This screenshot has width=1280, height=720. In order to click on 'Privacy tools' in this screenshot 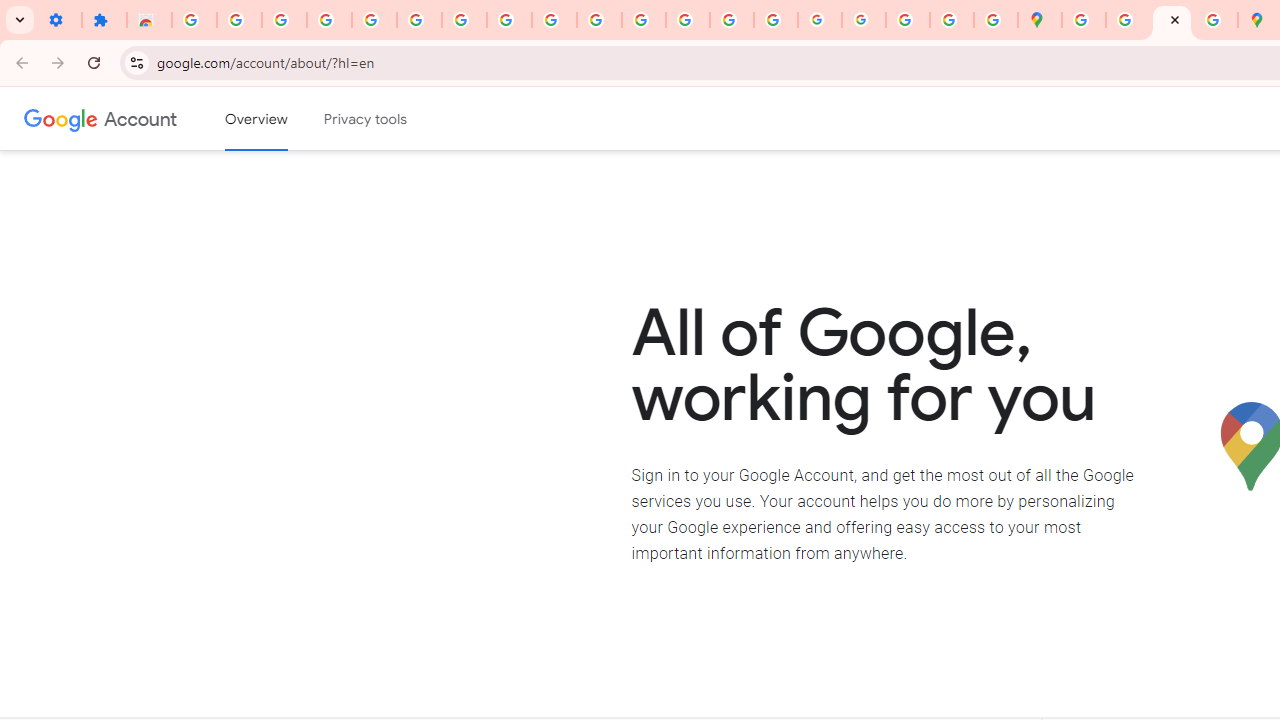, I will do `click(366, 119)`.